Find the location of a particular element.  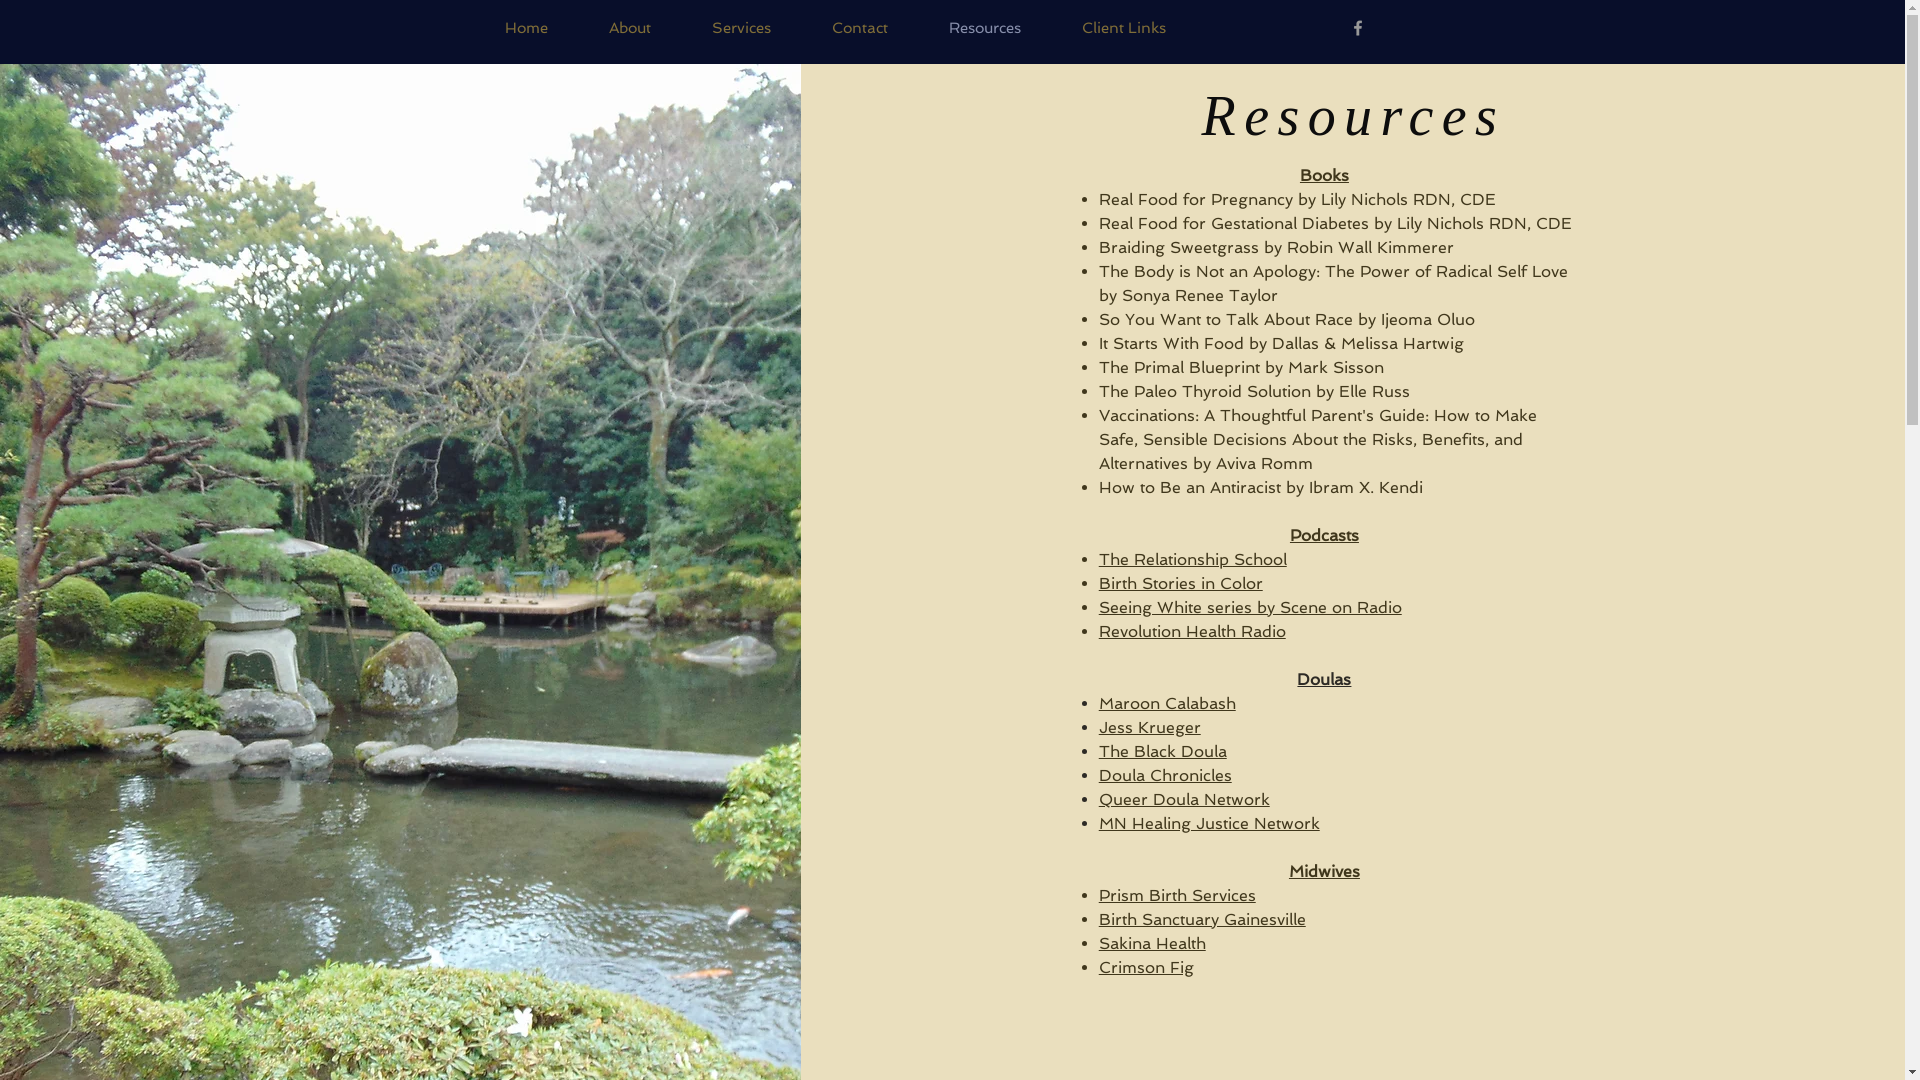

'Maroon Calabash' is located at coordinates (1167, 702).